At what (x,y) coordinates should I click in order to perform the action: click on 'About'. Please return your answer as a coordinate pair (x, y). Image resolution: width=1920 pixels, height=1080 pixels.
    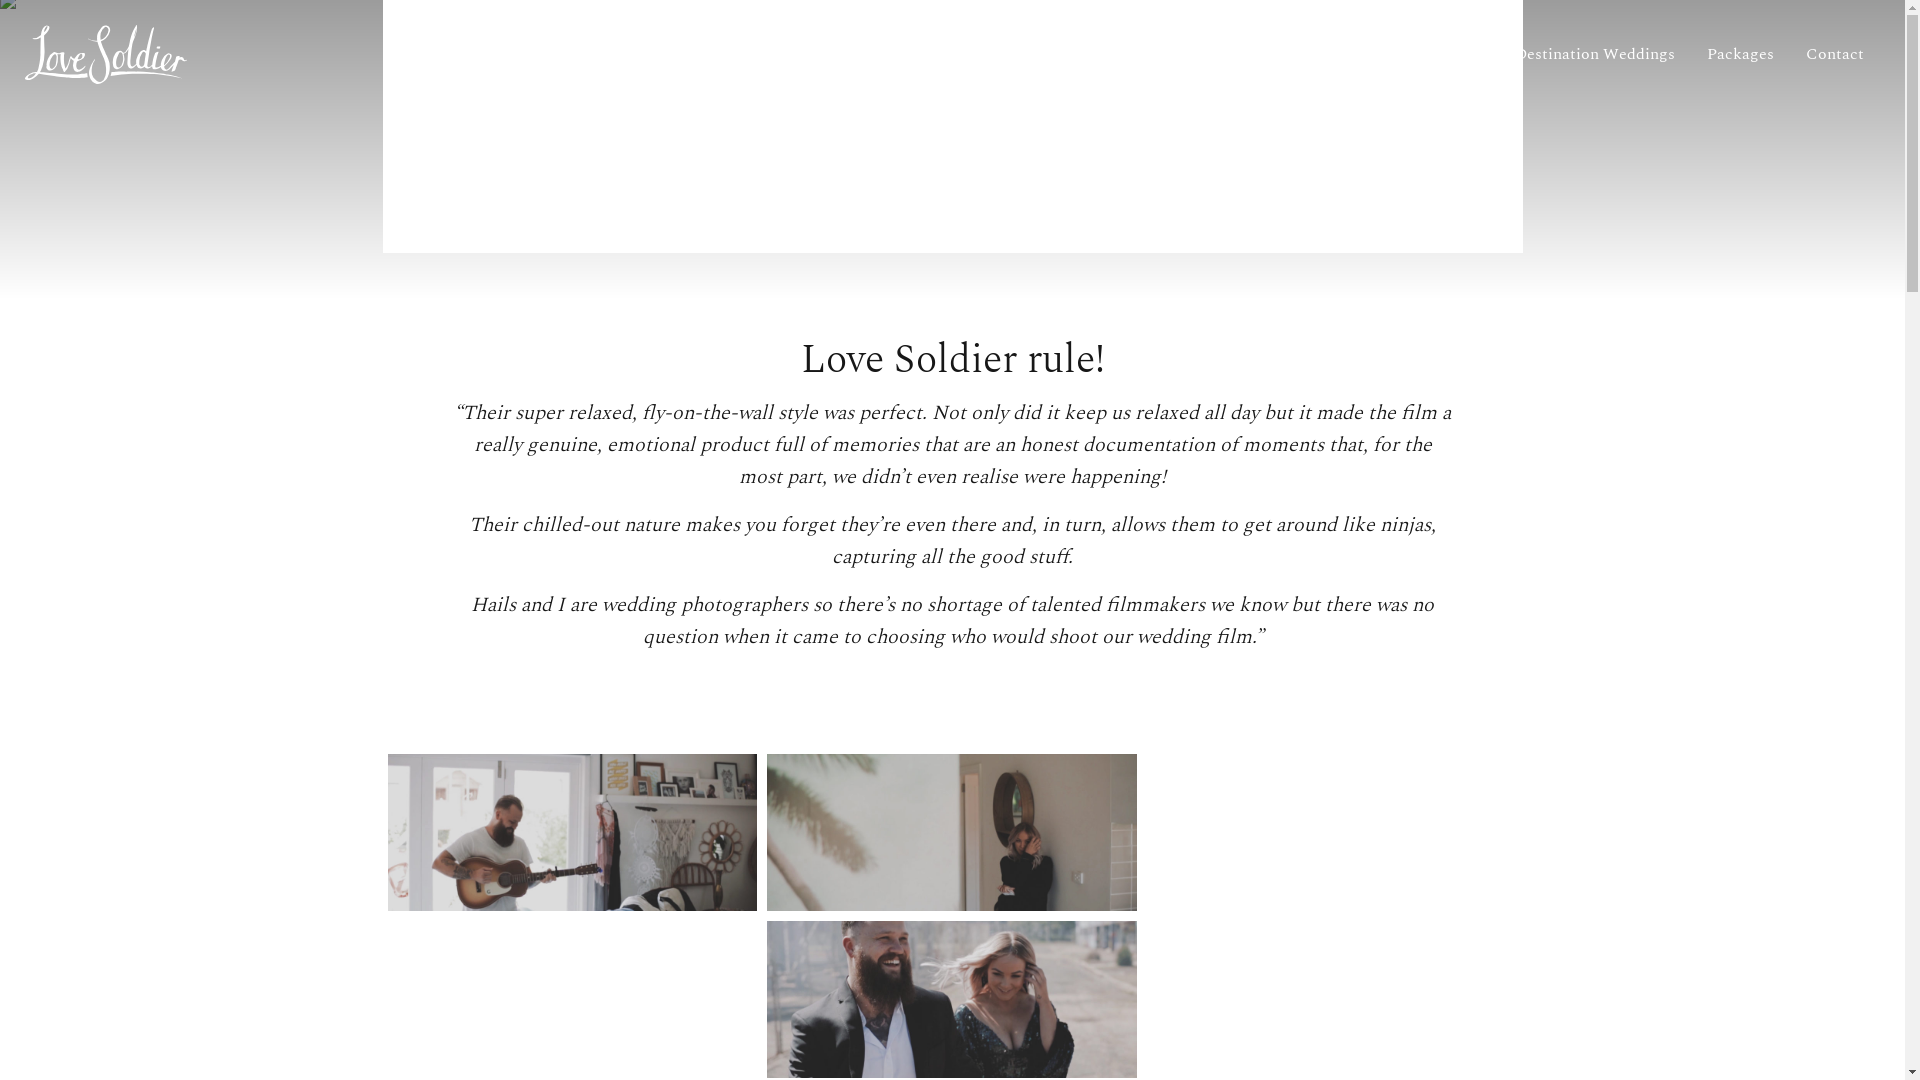
    Looking at the image, I should click on (1386, 53).